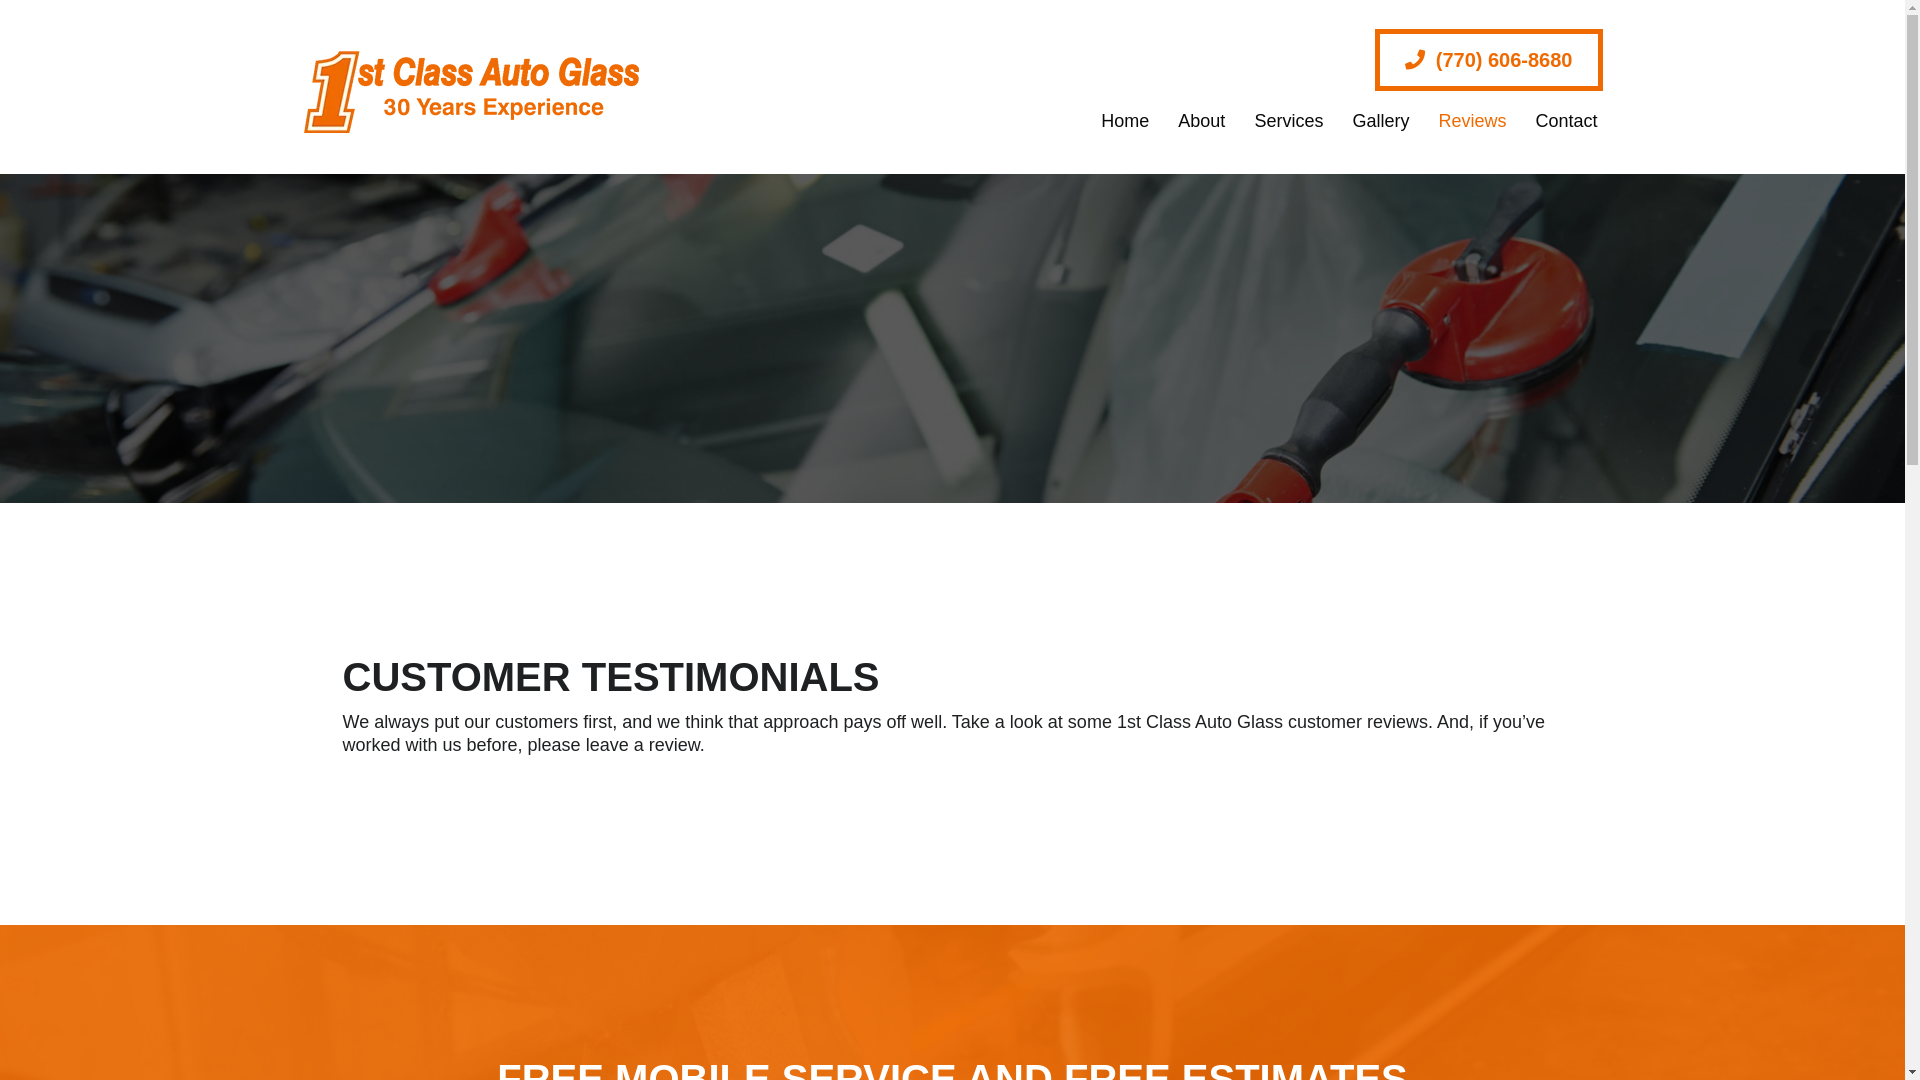  What do you see at coordinates (1328, 120) in the screenshot?
I see `'Gallery'` at bounding box center [1328, 120].